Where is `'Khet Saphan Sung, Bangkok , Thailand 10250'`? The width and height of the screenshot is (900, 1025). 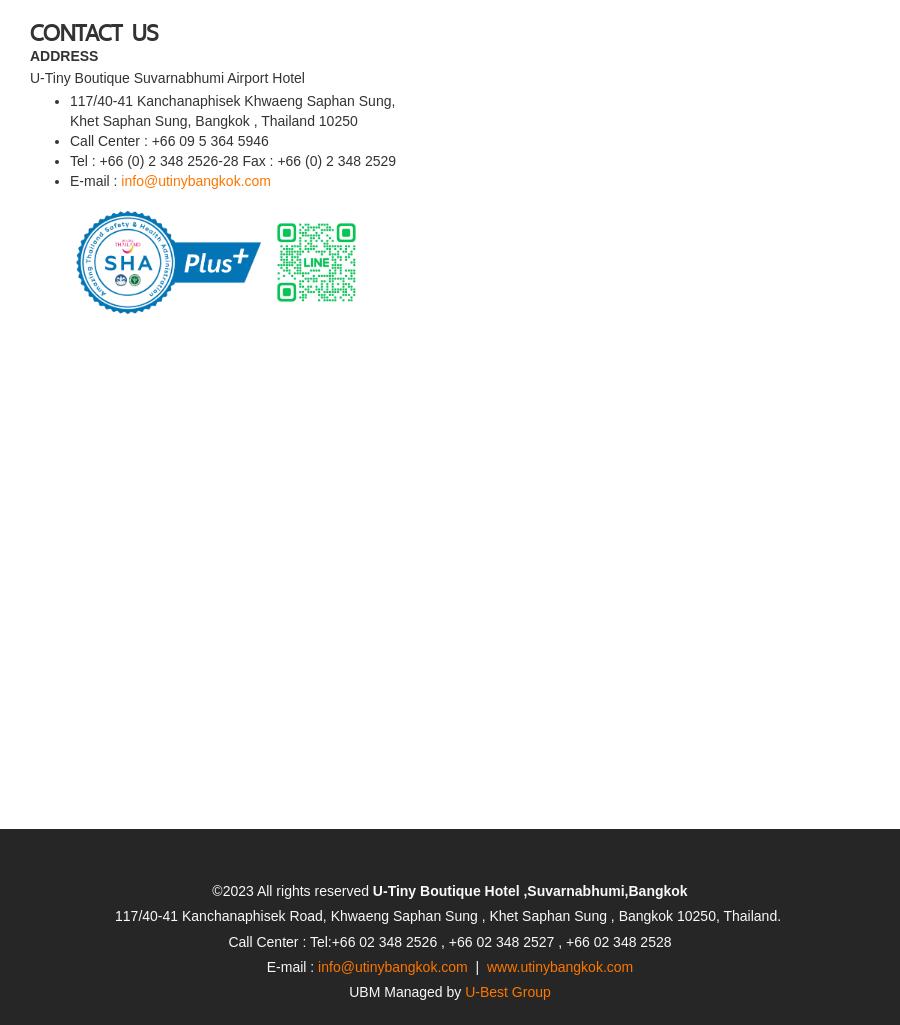
'Khet Saphan Sung, Bangkok , Thailand 10250' is located at coordinates (213, 62).